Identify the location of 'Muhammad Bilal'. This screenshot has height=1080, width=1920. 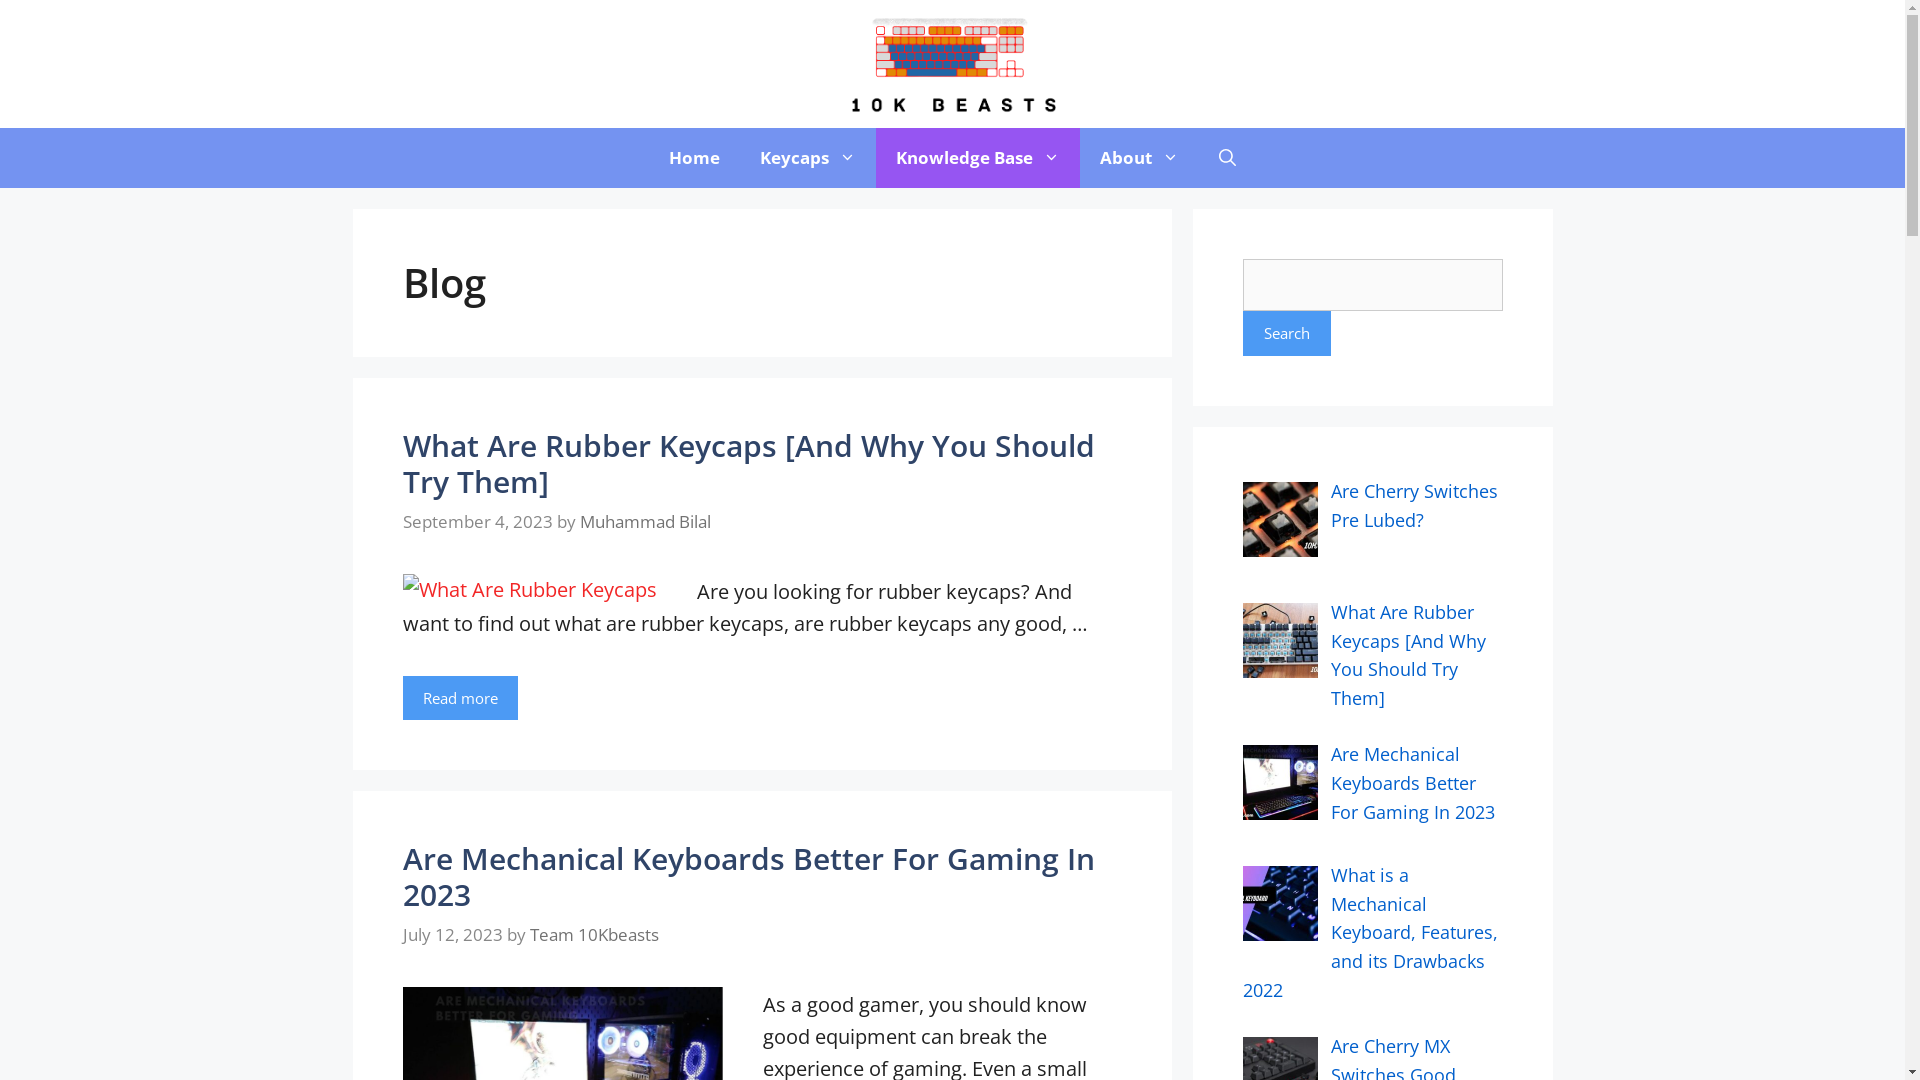
(645, 520).